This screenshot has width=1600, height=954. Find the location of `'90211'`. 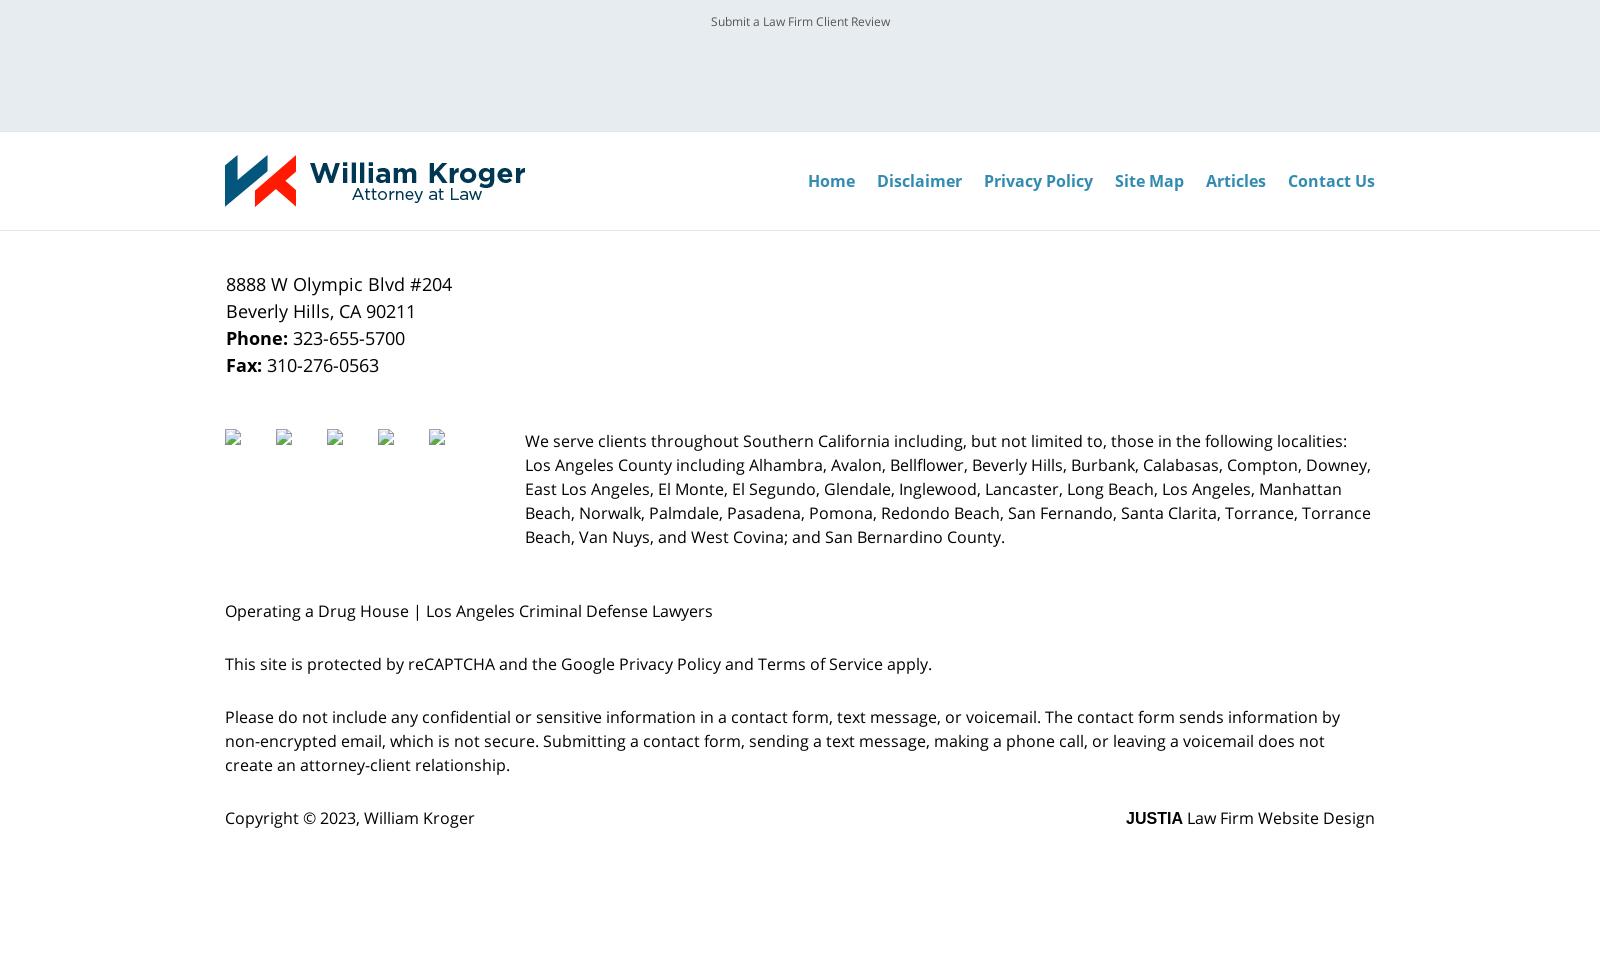

'90211' is located at coordinates (391, 311).